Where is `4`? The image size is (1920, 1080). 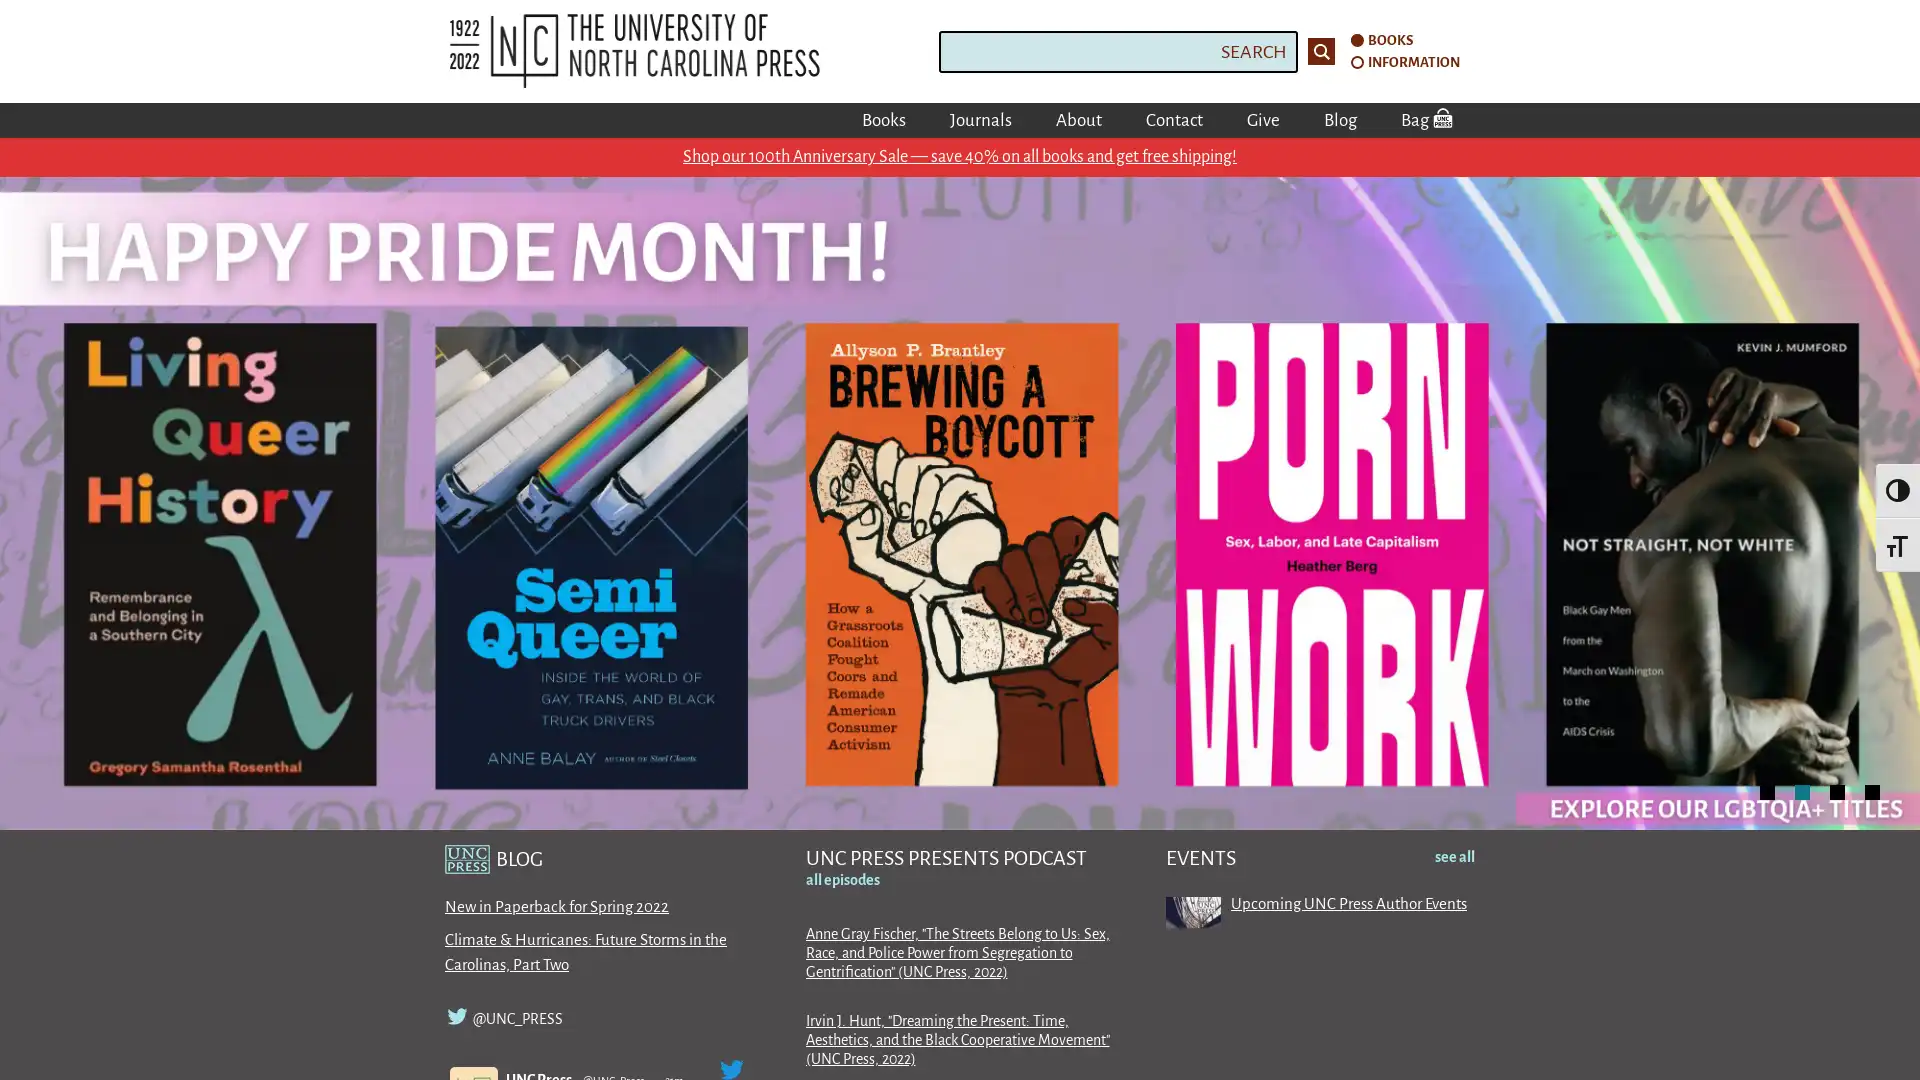 4 is located at coordinates (1871, 790).